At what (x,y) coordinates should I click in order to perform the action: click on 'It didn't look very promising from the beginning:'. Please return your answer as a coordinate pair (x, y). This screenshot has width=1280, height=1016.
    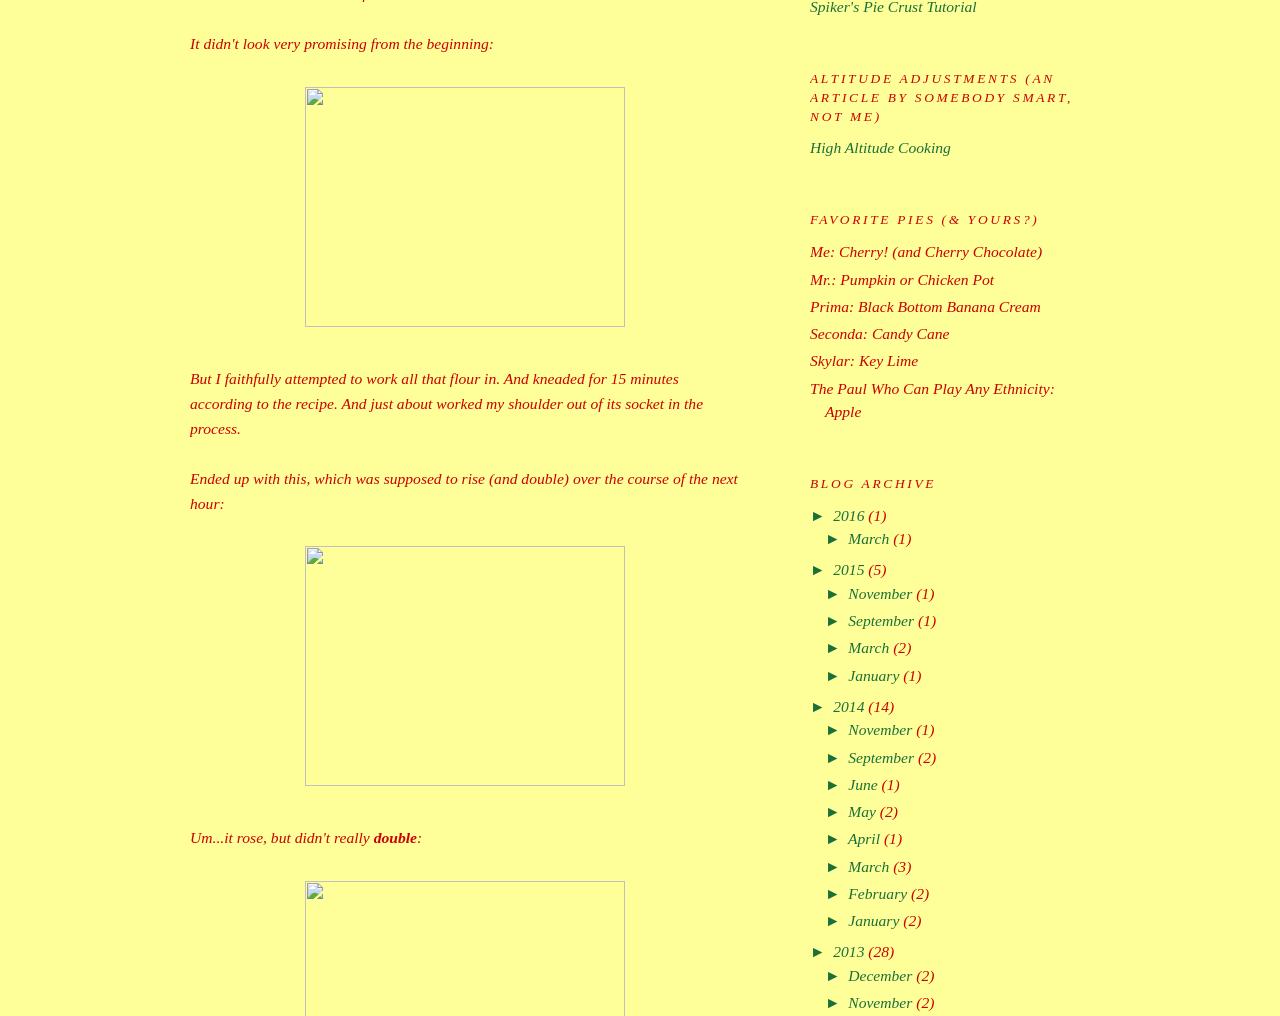
    Looking at the image, I should click on (342, 41).